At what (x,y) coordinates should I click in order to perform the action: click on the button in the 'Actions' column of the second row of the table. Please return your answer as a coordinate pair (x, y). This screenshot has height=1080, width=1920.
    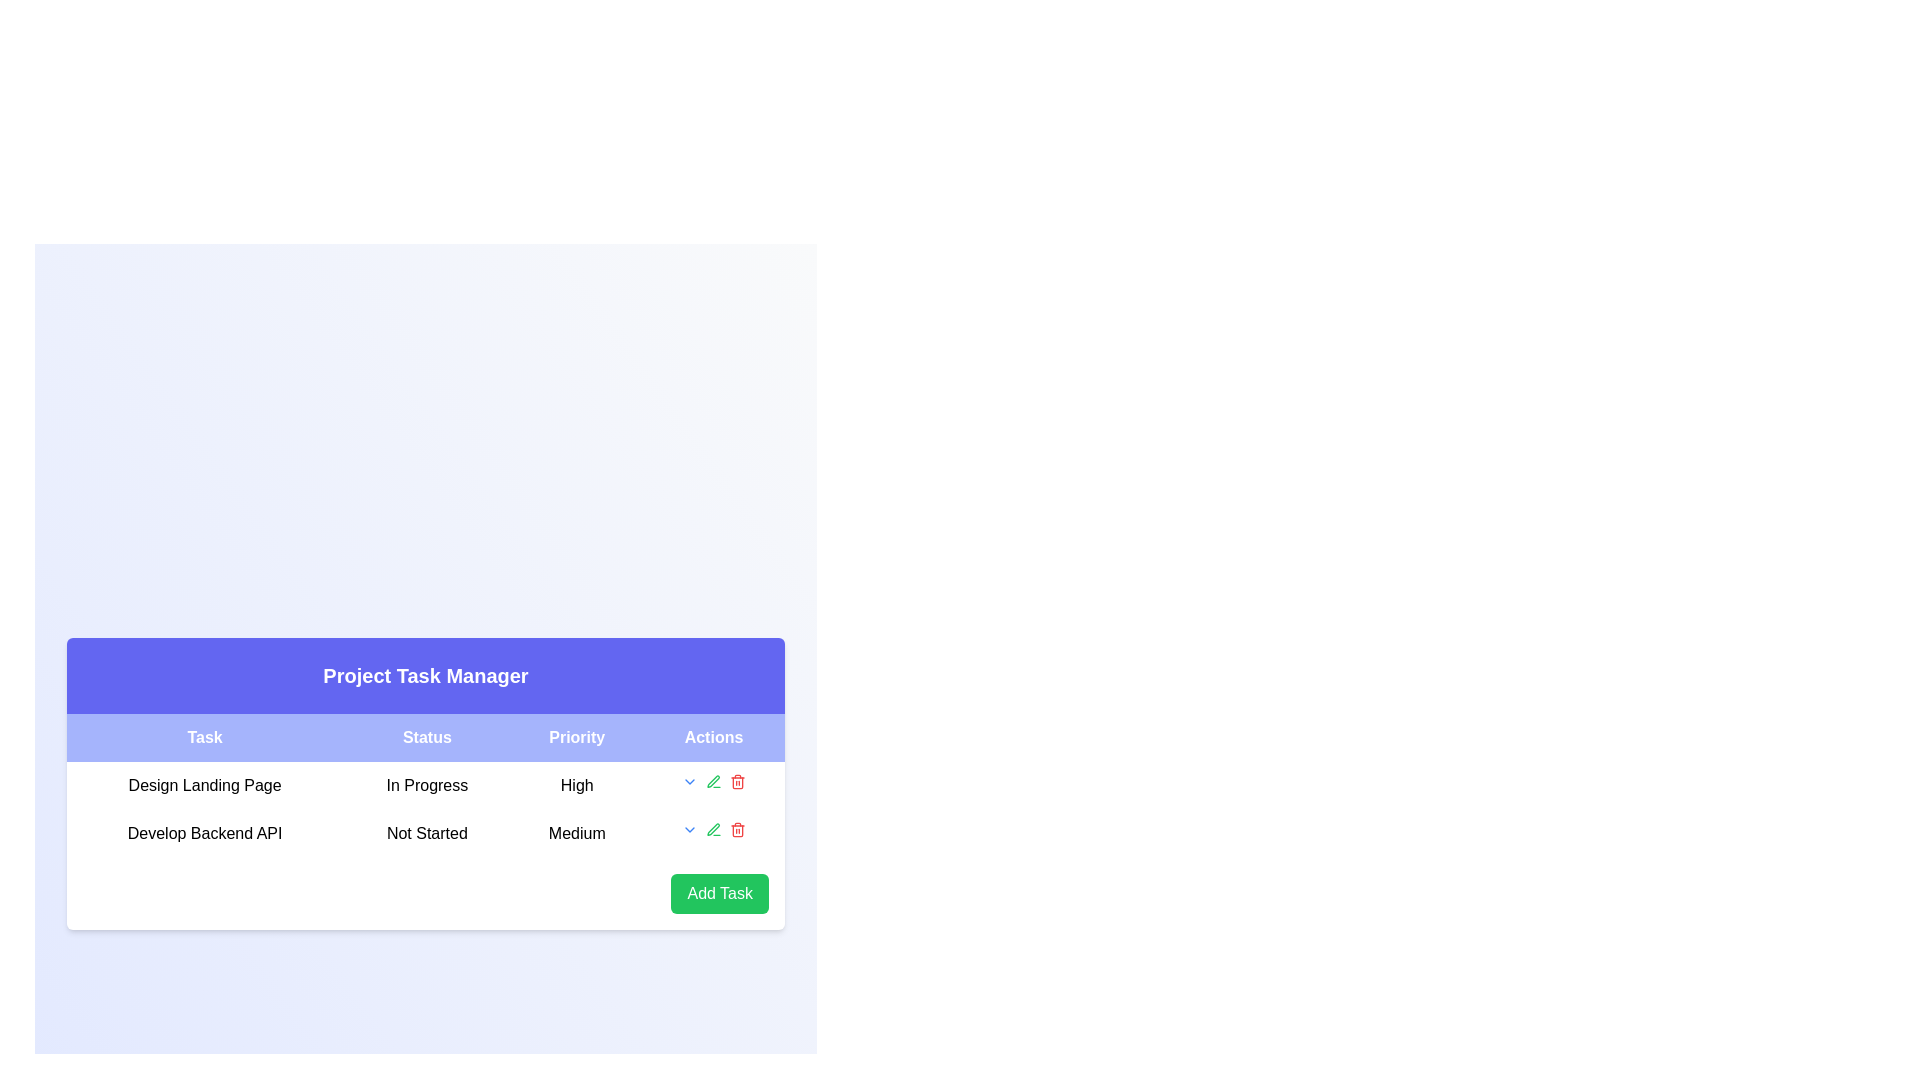
    Looking at the image, I should click on (690, 829).